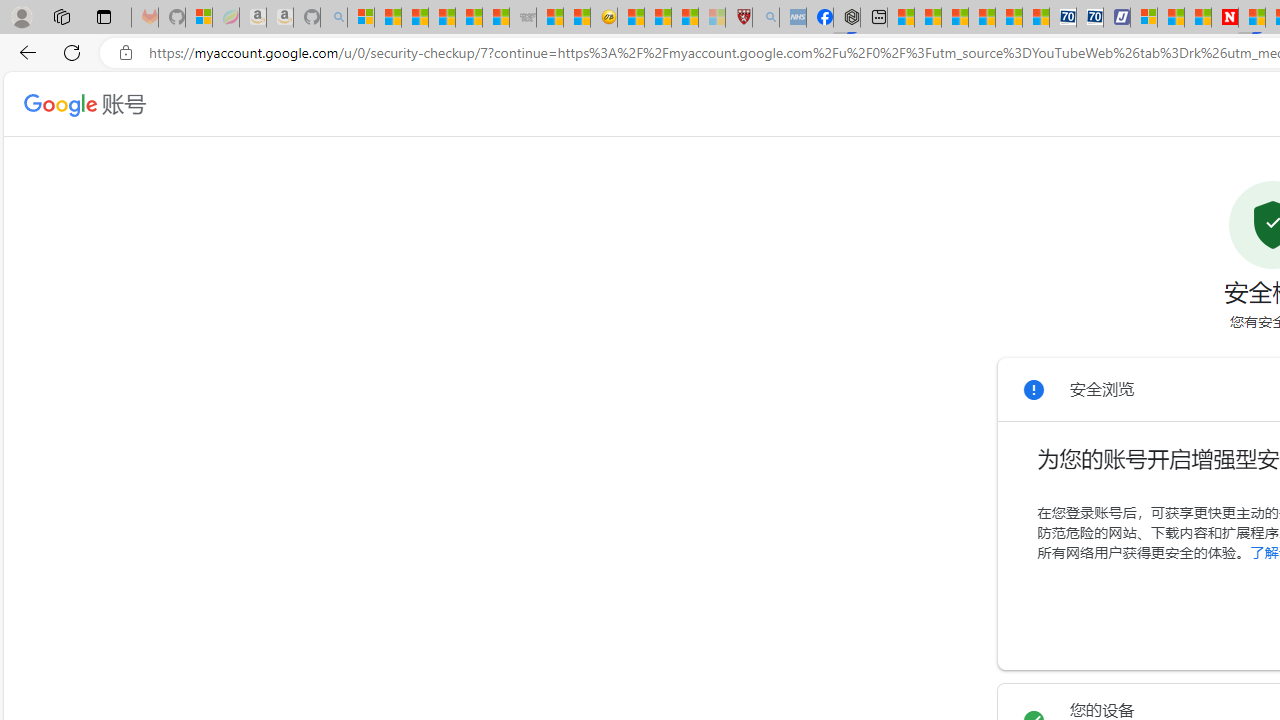 Image resolution: width=1280 pixels, height=720 pixels. Describe the element at coordinates (1062, 17) in the screenshot. I see `'Cheap Car Rentals - Save70.com'` at that location.